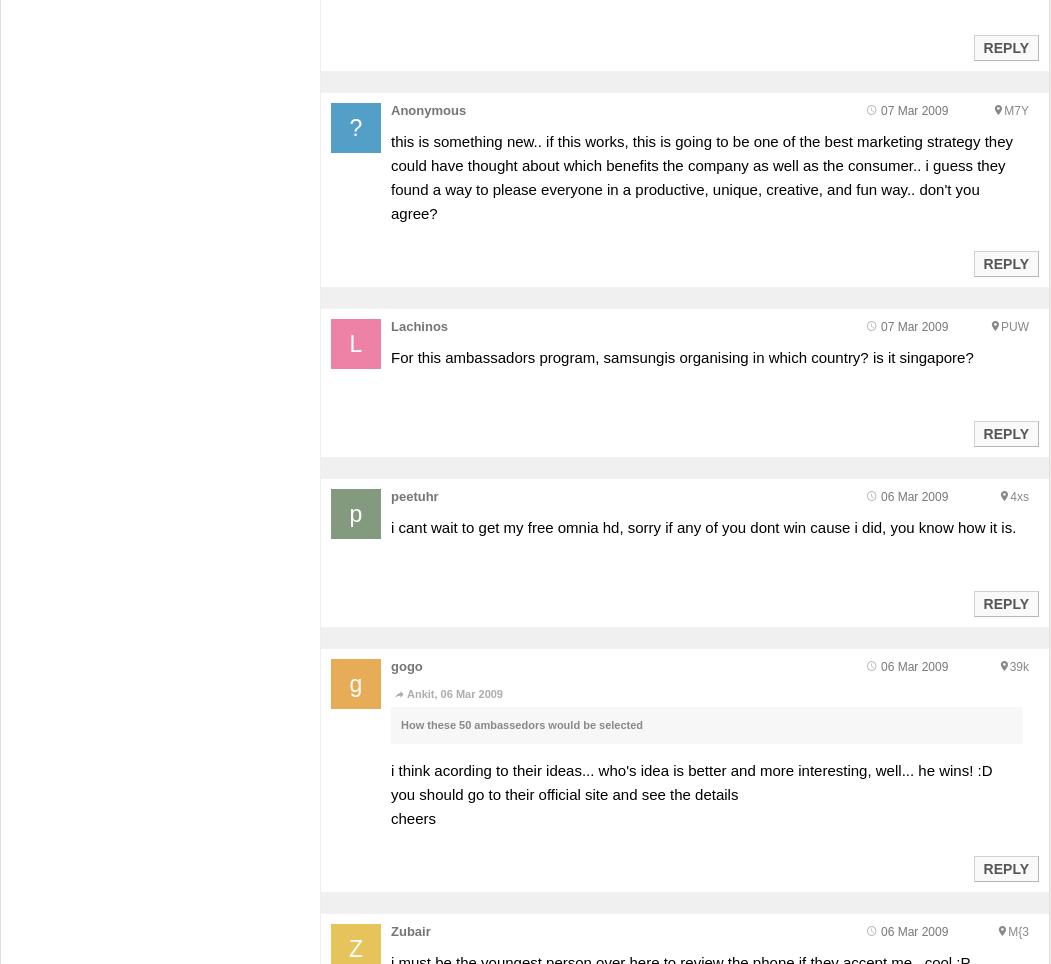 The width and height of the screenshot is (1051, 964). I want to click on 'i cant wait to get my free omnia hd, sorry if any of you dont win cause i did, you know how it is.', so click(702, 527).